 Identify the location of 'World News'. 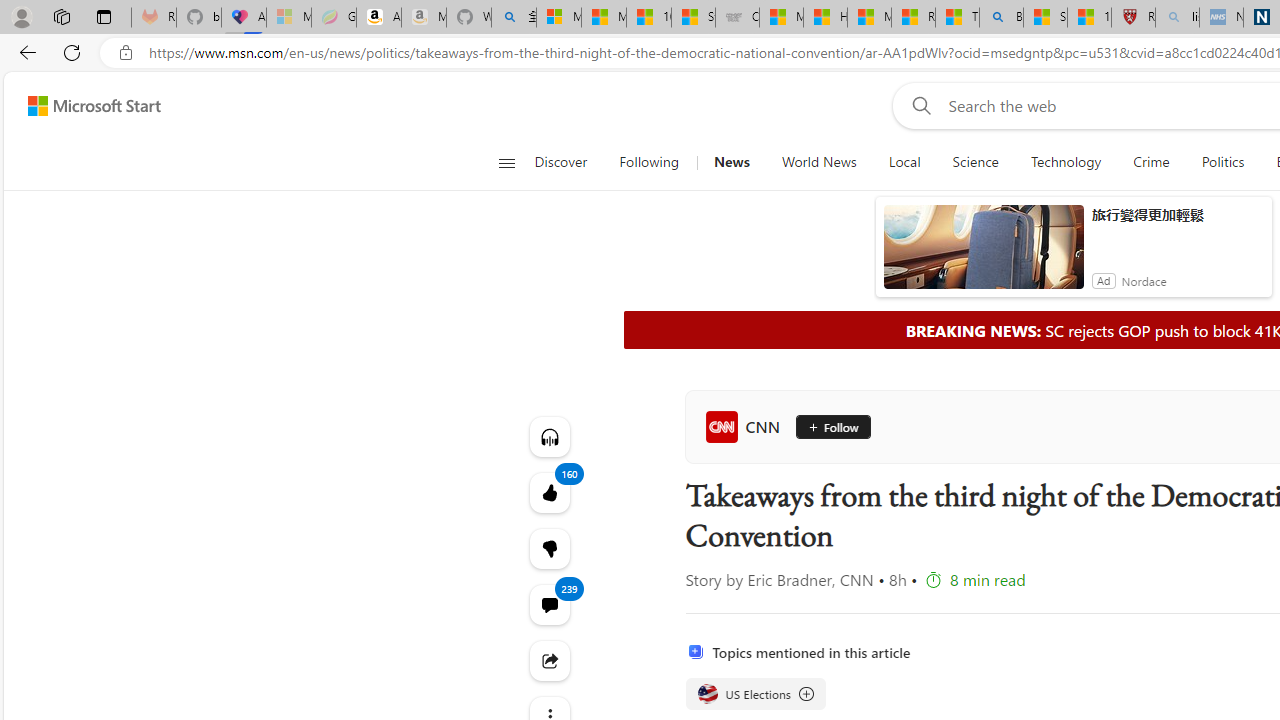
(819, 162).